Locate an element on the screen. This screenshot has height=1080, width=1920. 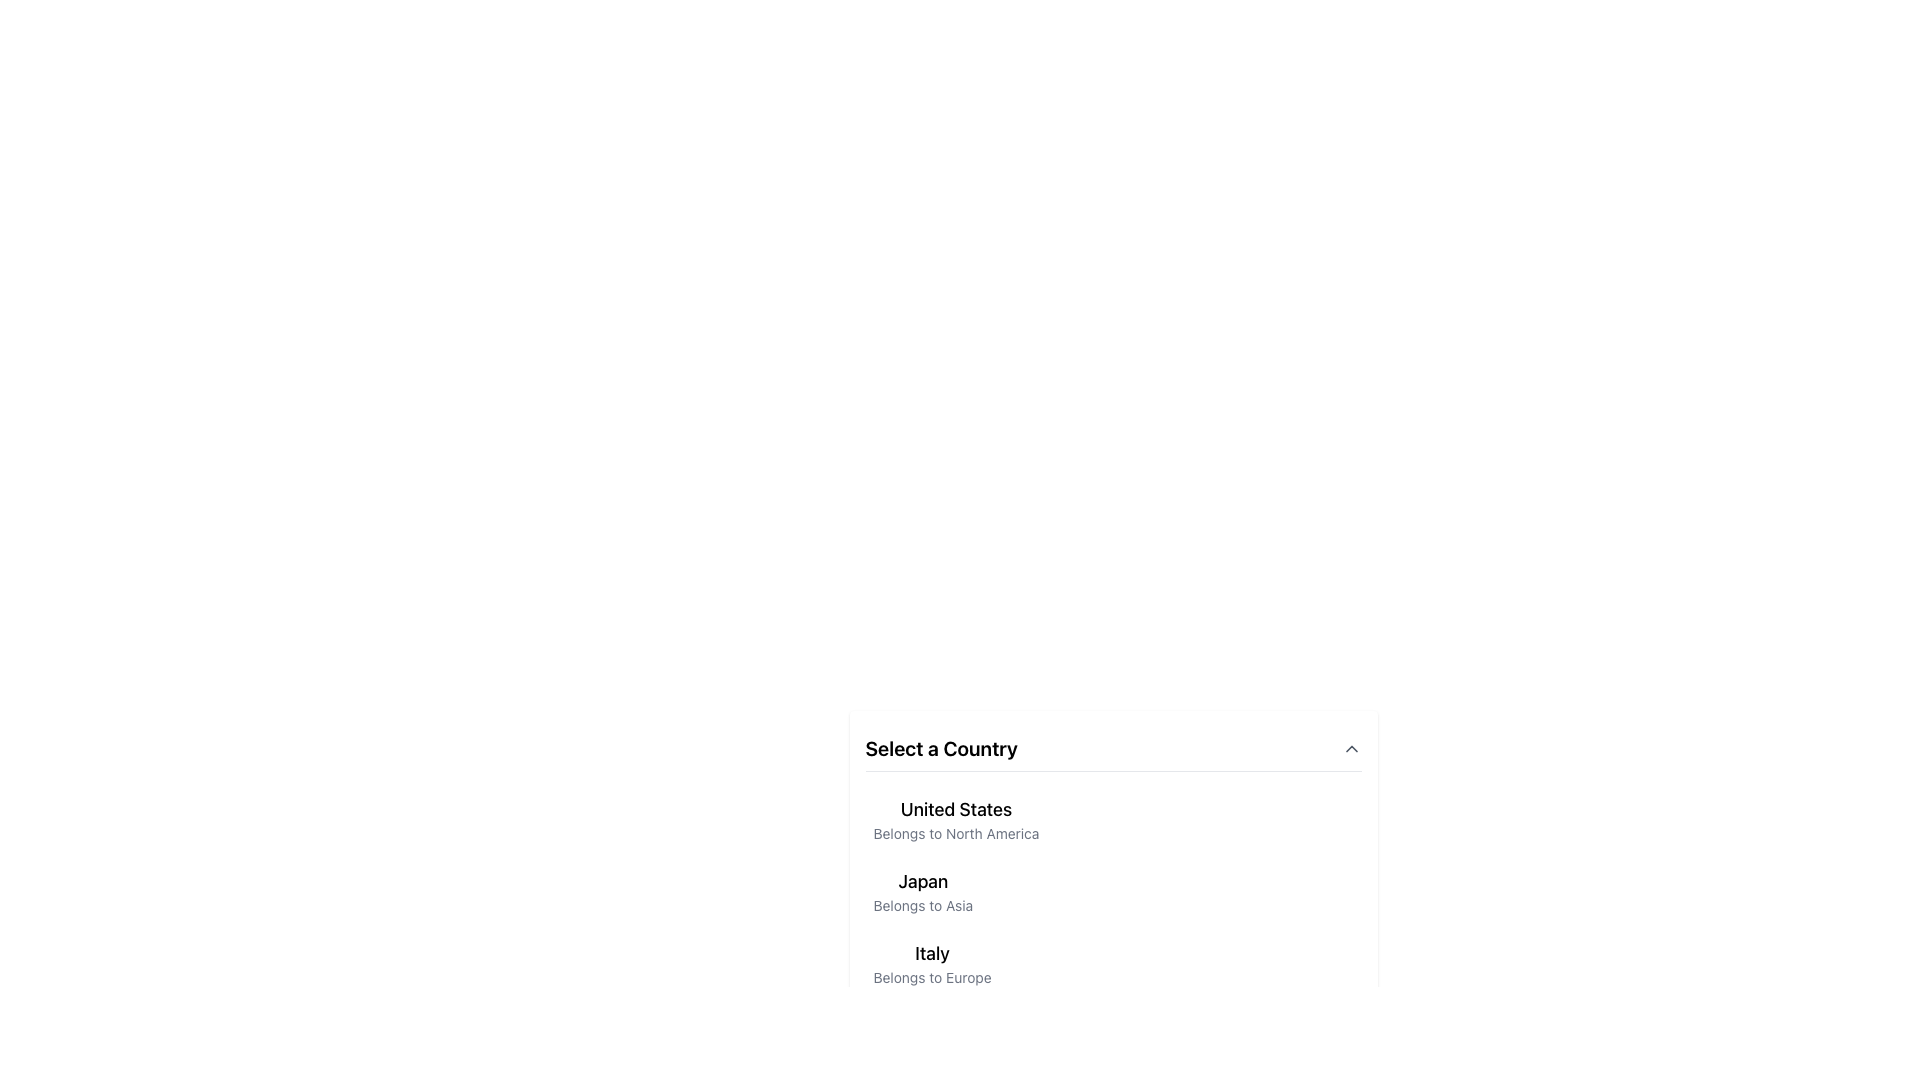
the text label 'Japan' which identifies the country within the selection interface, located below 'United States Belongs to North America' is located at coordinates (922, 881).